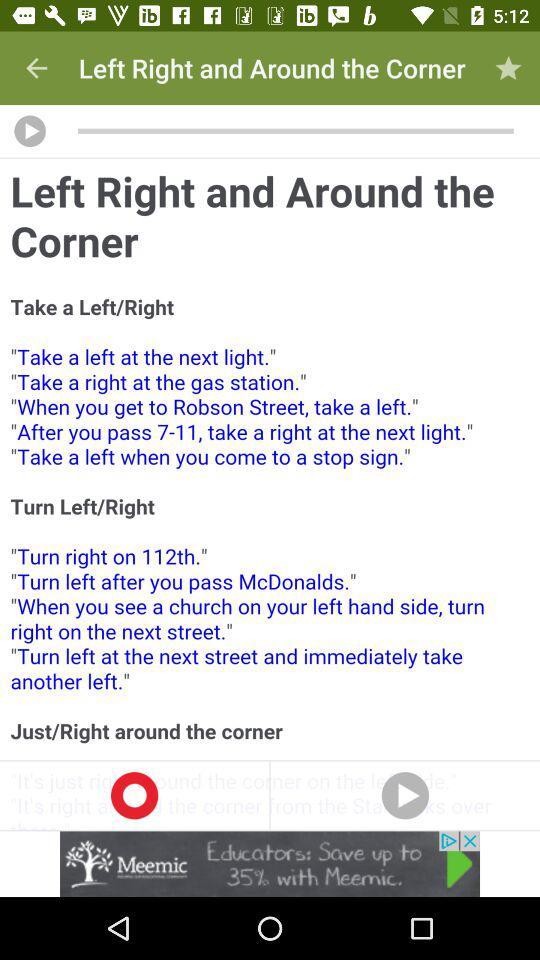 The width and height of the screenshot is (540, 960). What do you see at coordinates (134, 795) in the screenshot?
I see `start recording` at bounding box center [134, 795].